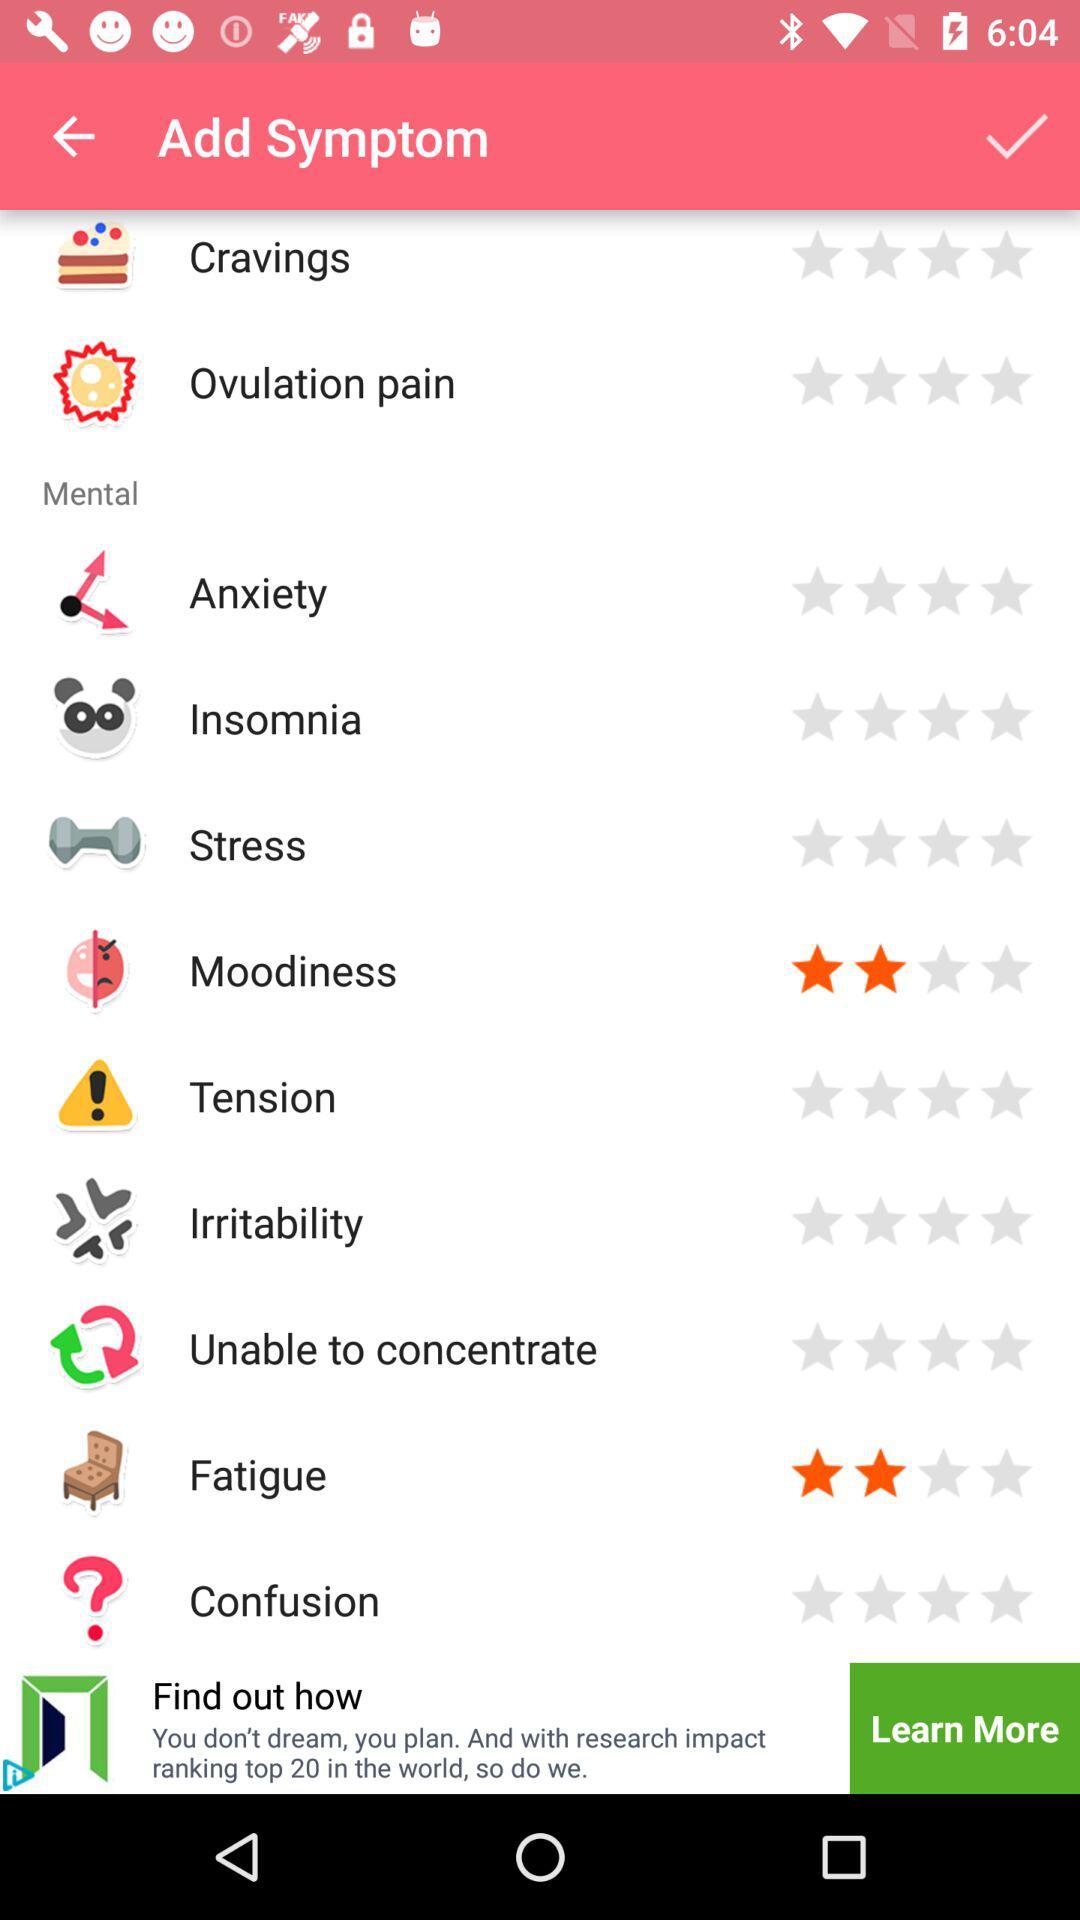 The image size is (1080, 1920). Describe the element at coordinates (943, 1473) in the screenshot. I see `rate three stars` at that location.